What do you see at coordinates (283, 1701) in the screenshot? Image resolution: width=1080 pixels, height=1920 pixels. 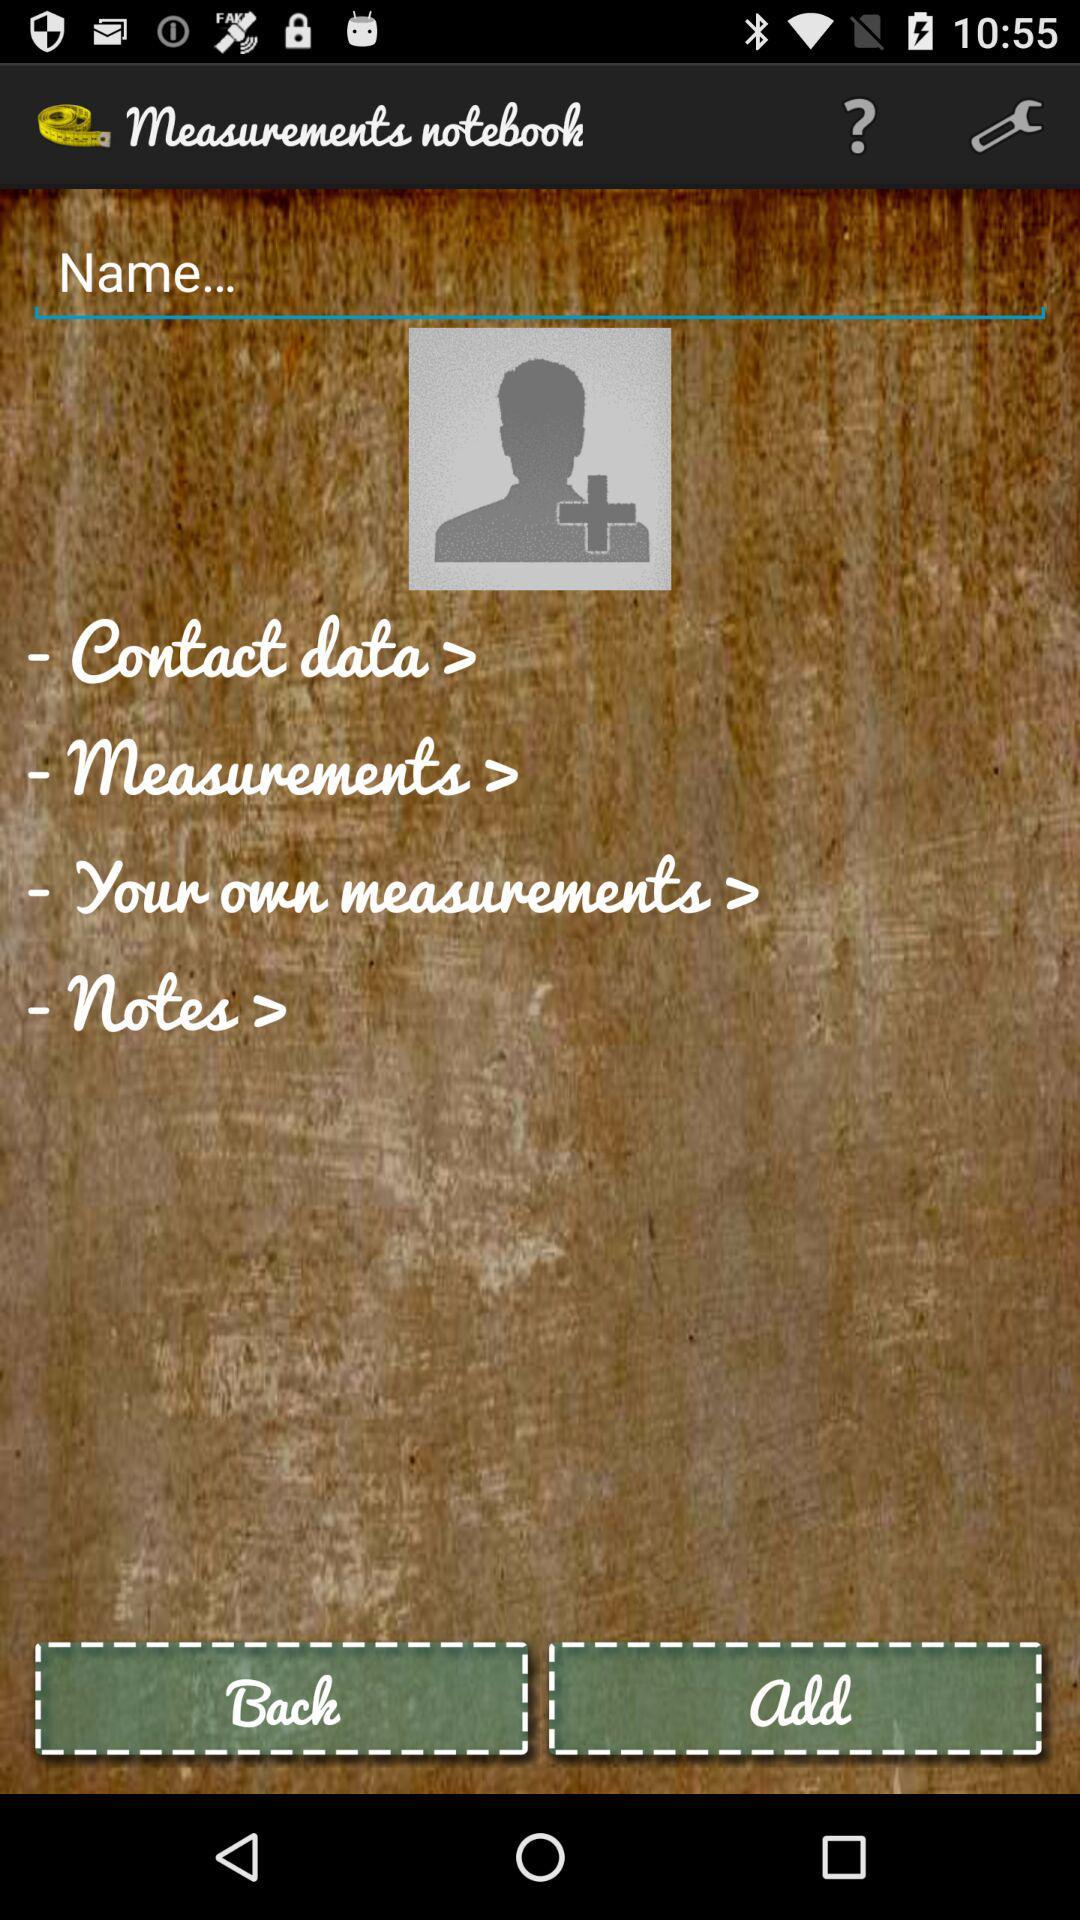 I see `the back button` at bounding box center [283, 1701].